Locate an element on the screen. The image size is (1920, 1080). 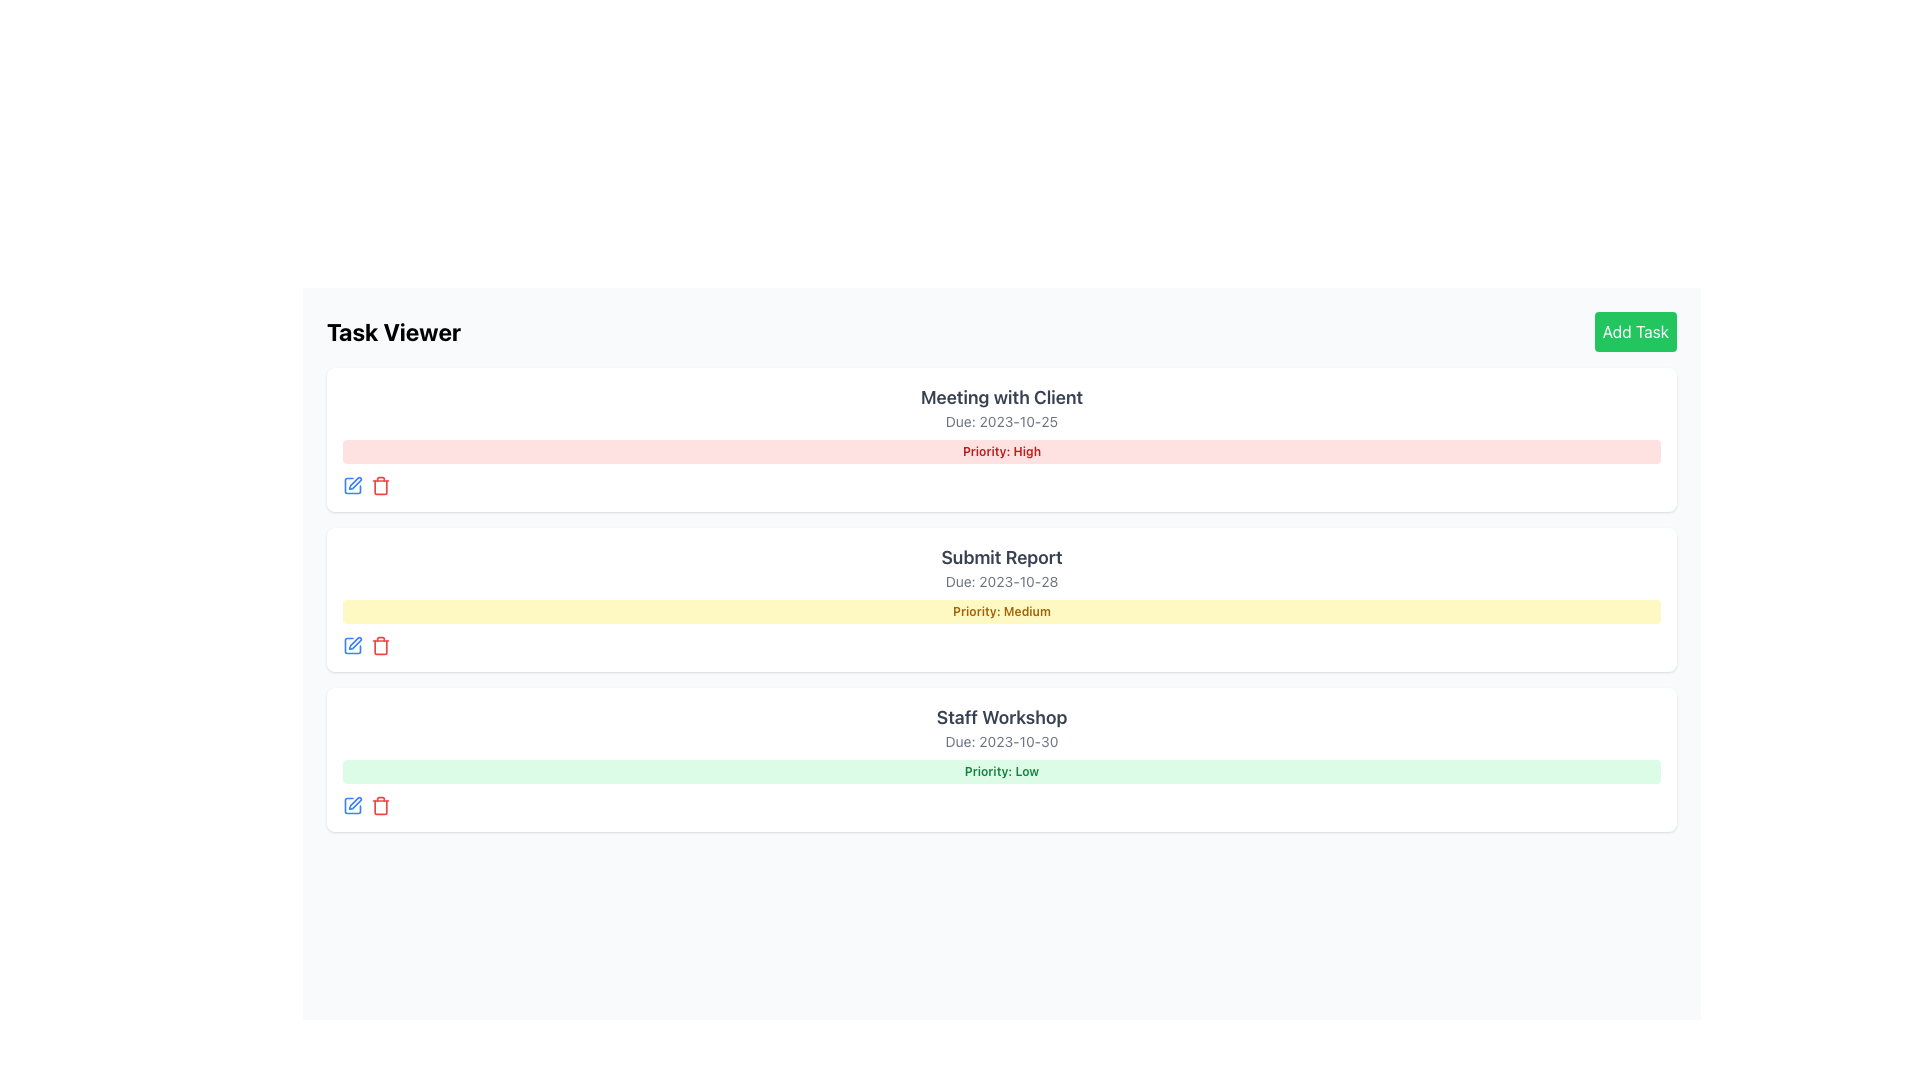
the text label displaying 'Due: 2023-10-30' which is located under the heading 'Staff Workshop' and above the 'Priority: Low' text block is located at coordinates (1002, 741).